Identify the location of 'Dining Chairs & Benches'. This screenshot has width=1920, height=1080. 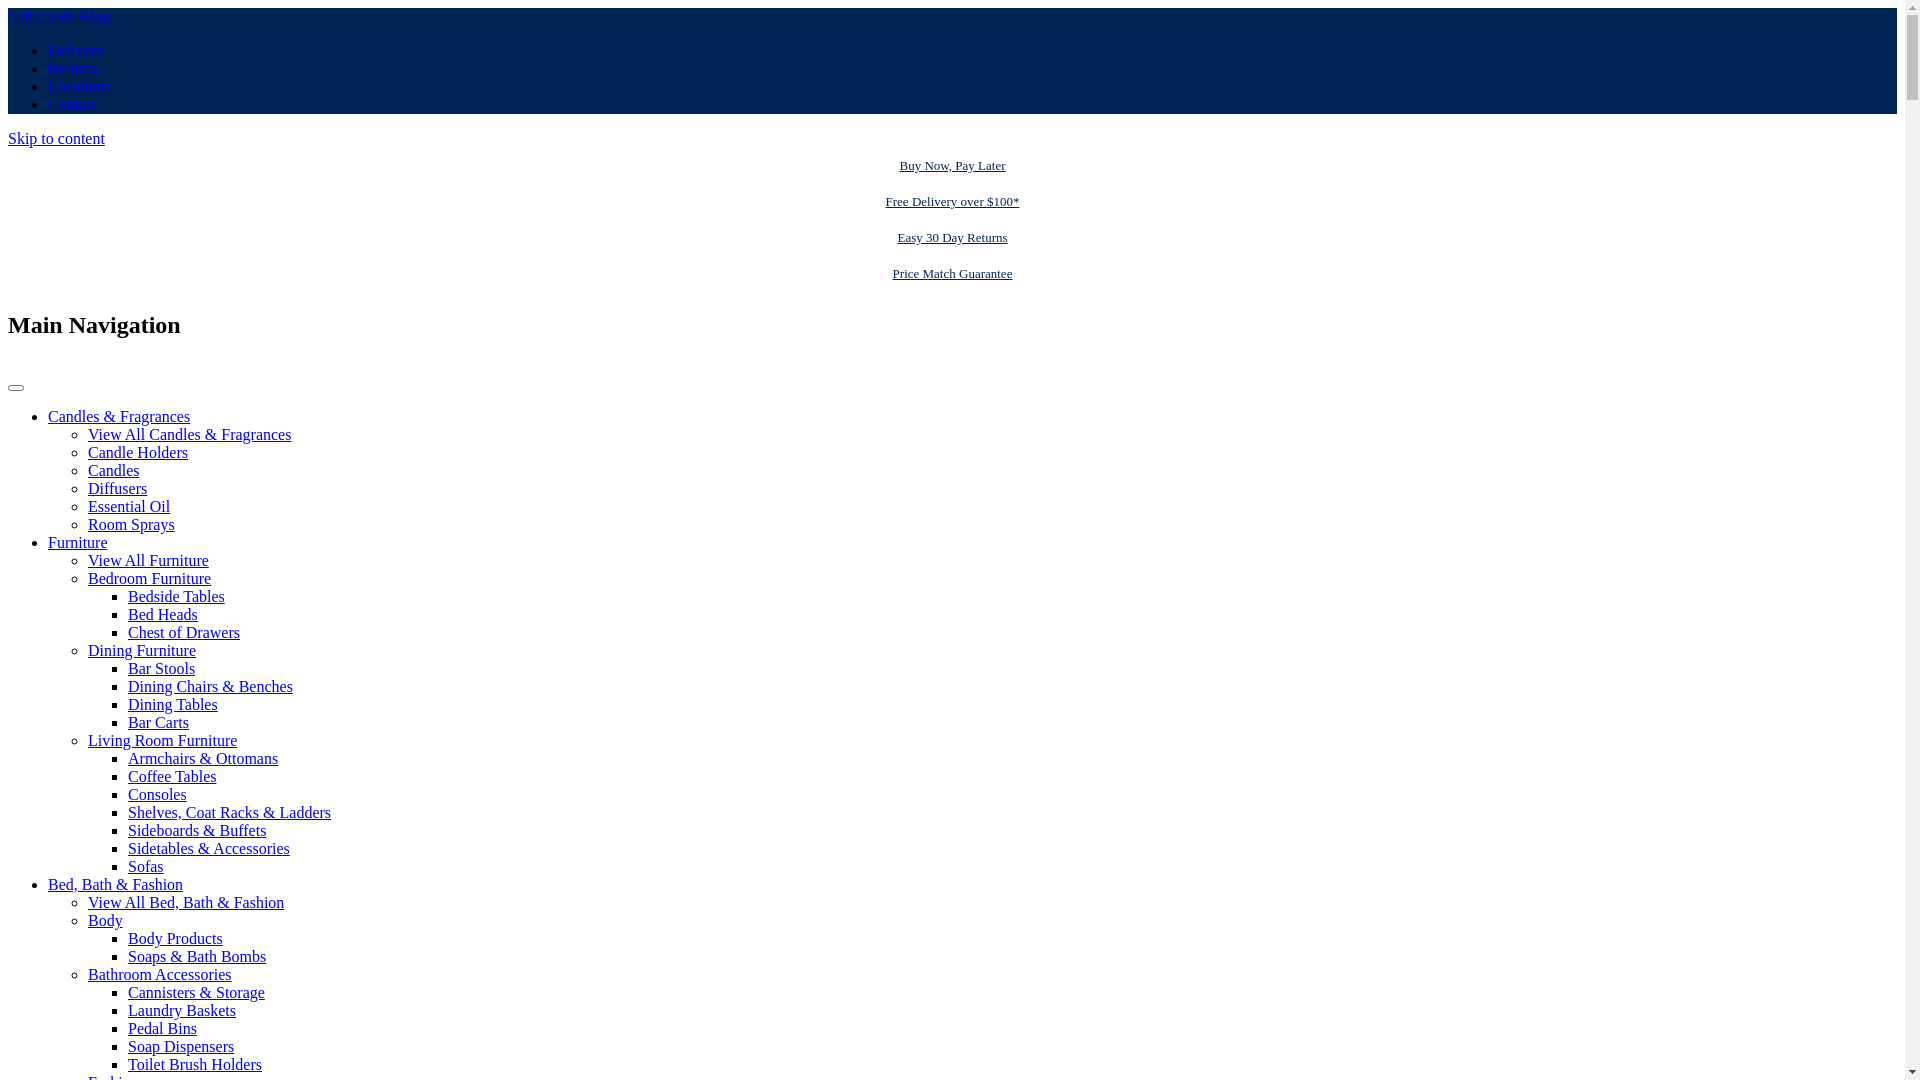
(210, 685).